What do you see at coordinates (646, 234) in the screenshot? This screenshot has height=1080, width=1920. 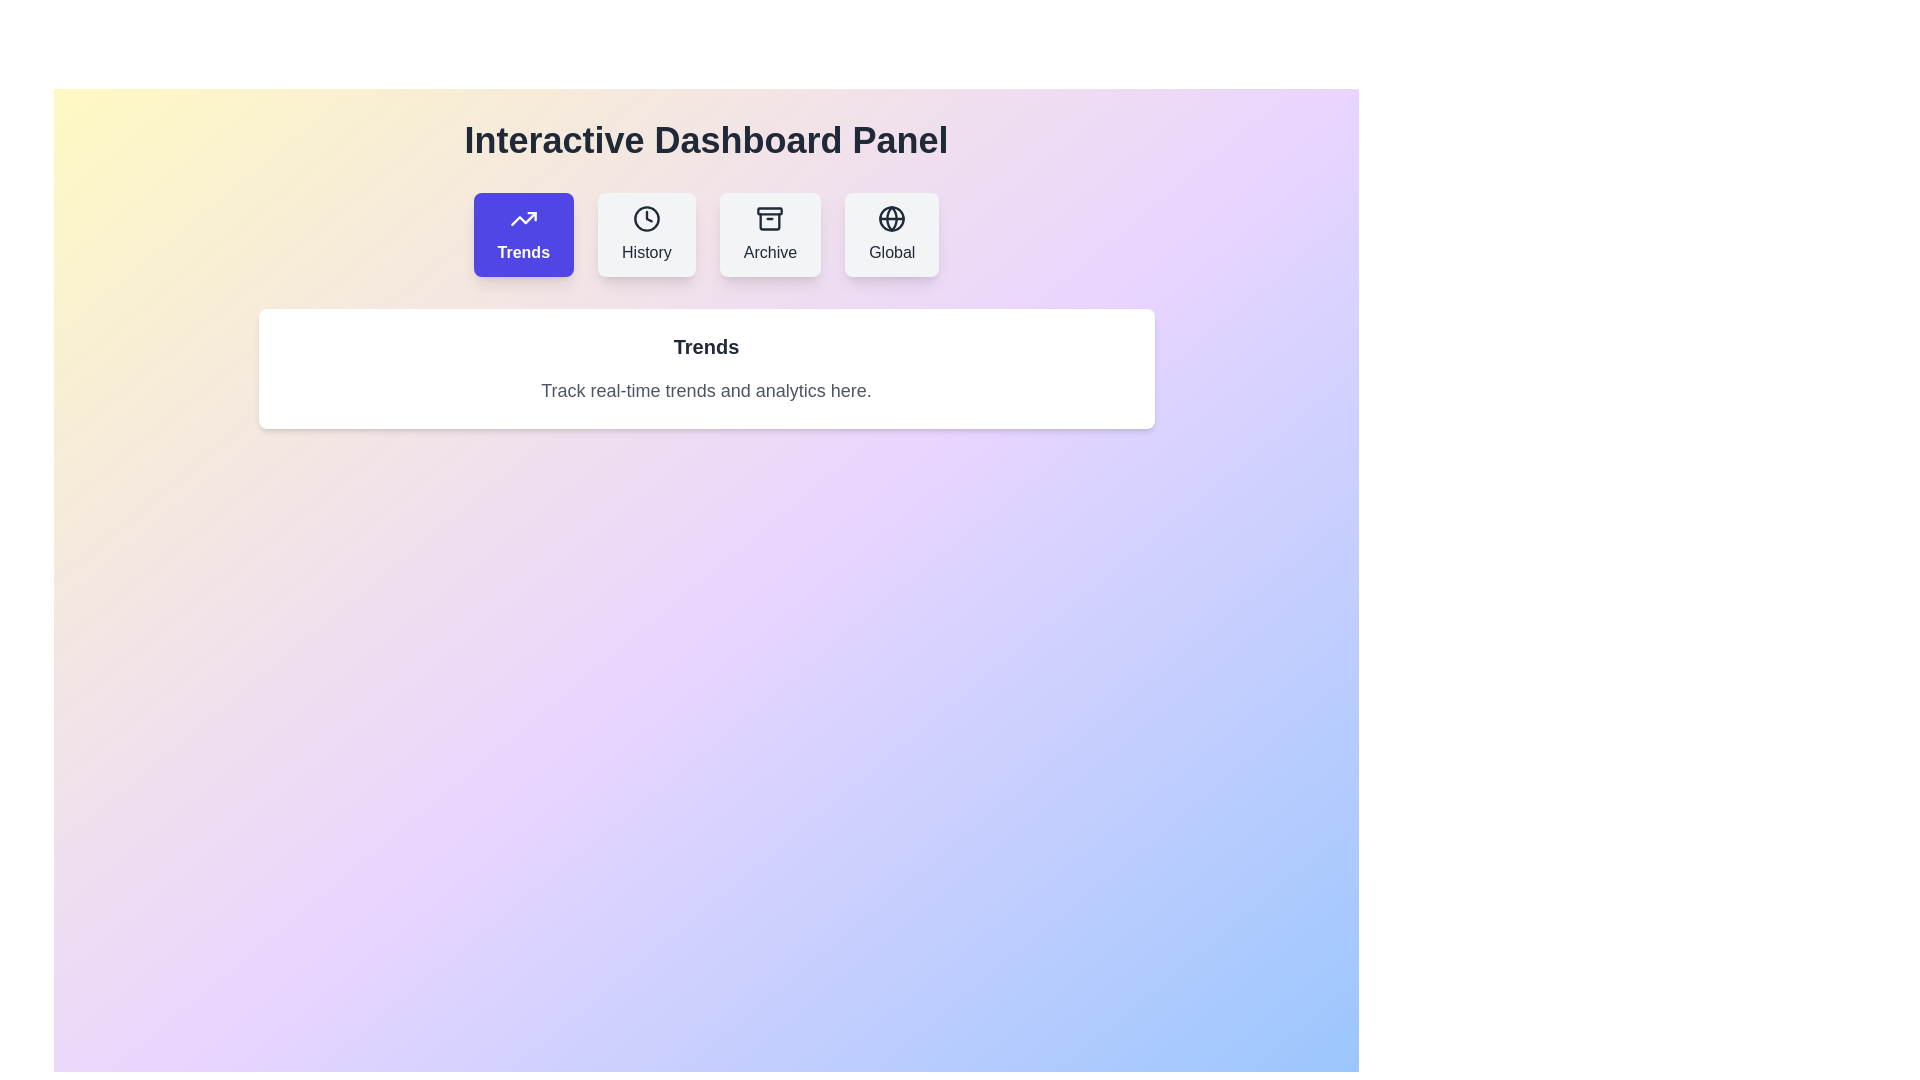 I see `the History tab to view its content` at bounding box center [646, 234].